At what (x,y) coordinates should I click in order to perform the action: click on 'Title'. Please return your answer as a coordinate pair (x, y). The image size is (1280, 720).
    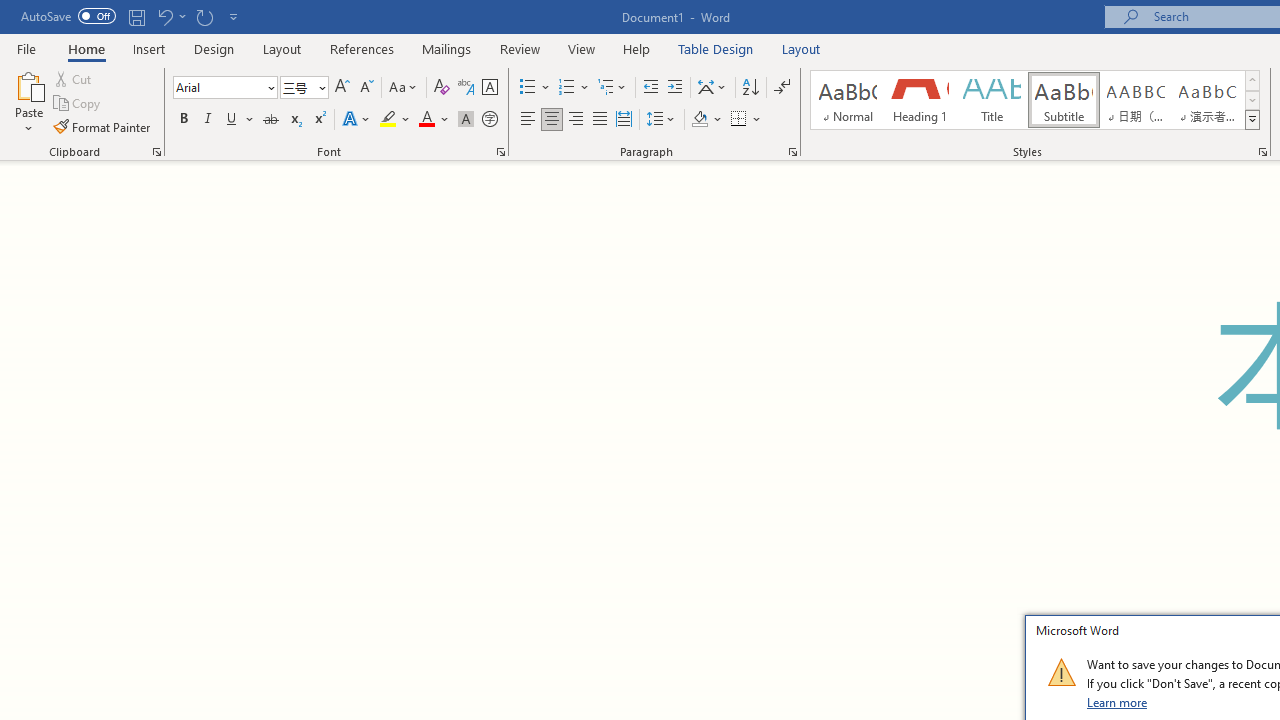
    Looking at the image, I should click on (992, 100).